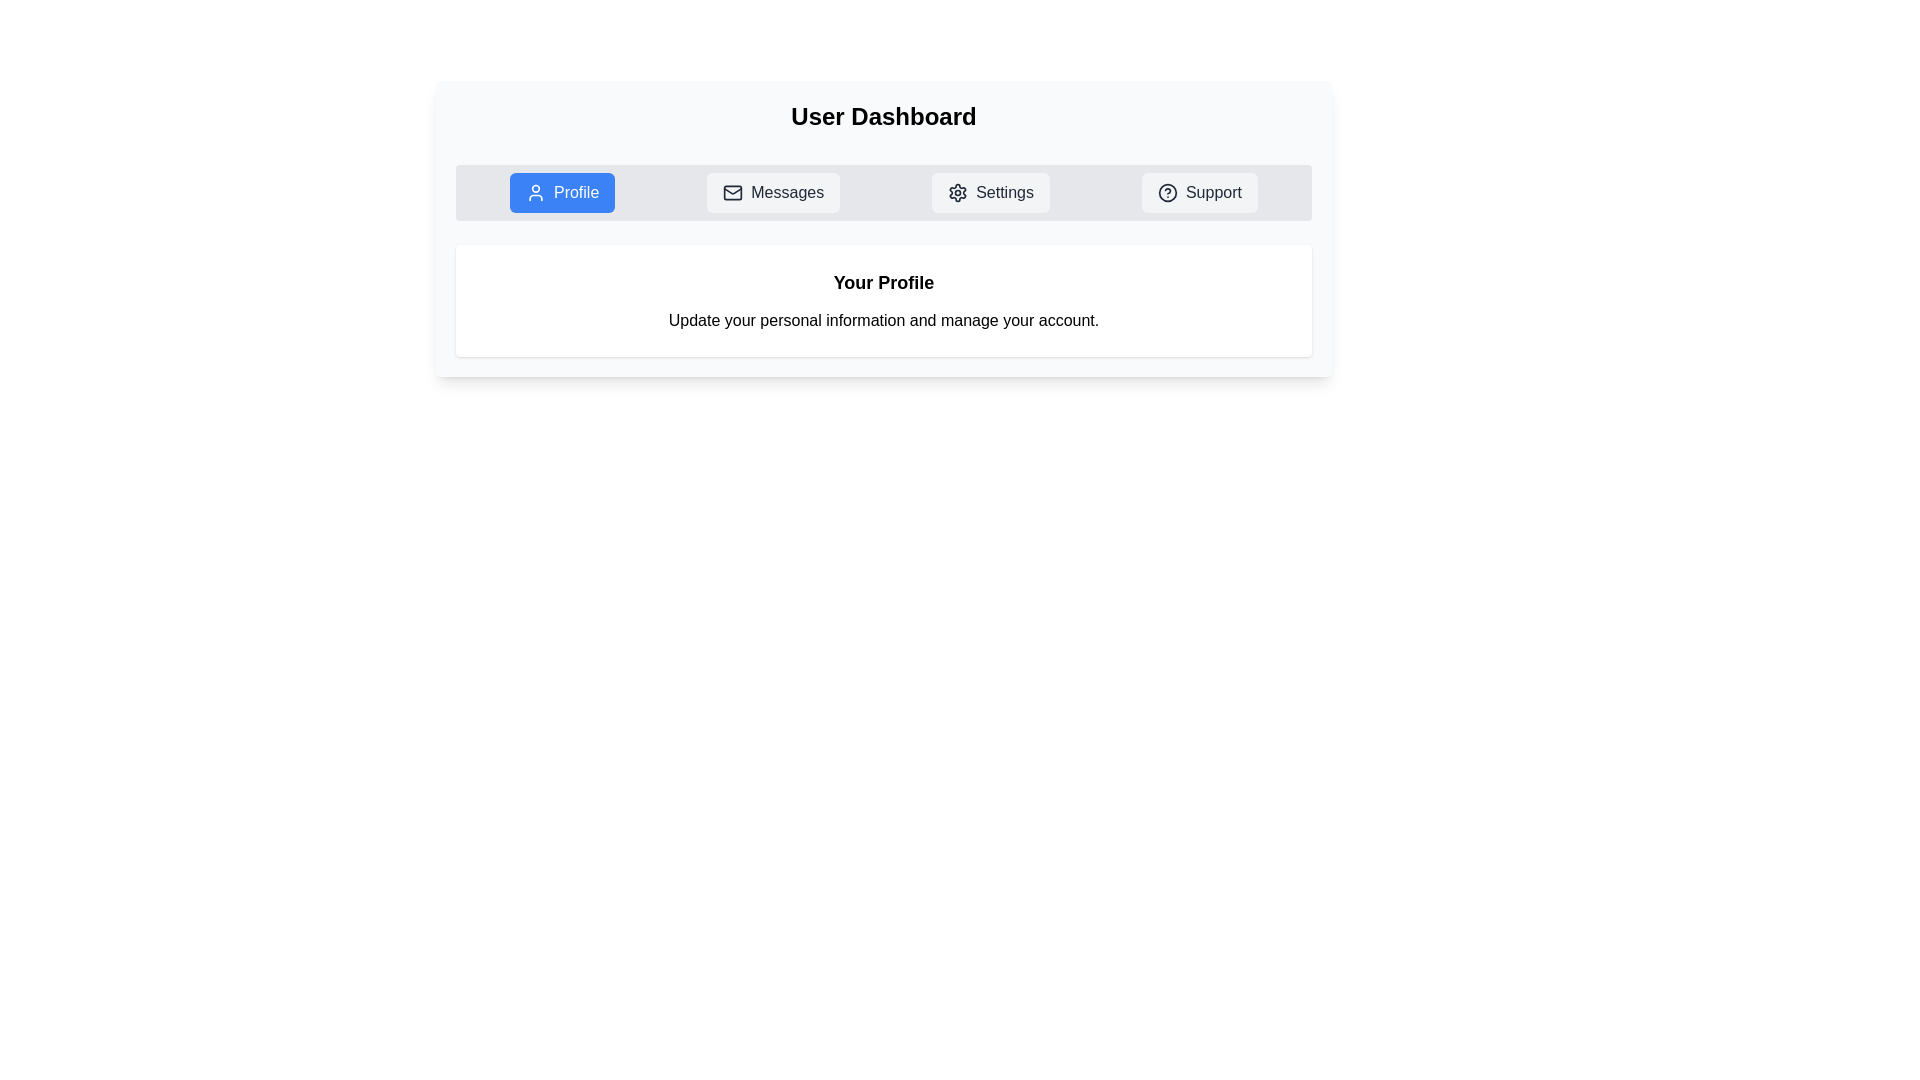 This screenshot has width=1920, height=1080. I want to click on the user profile access icon located to the left of the 'Profile' button in the top navigation menu to trigger tooltips or visual effects, so click(536, 192).